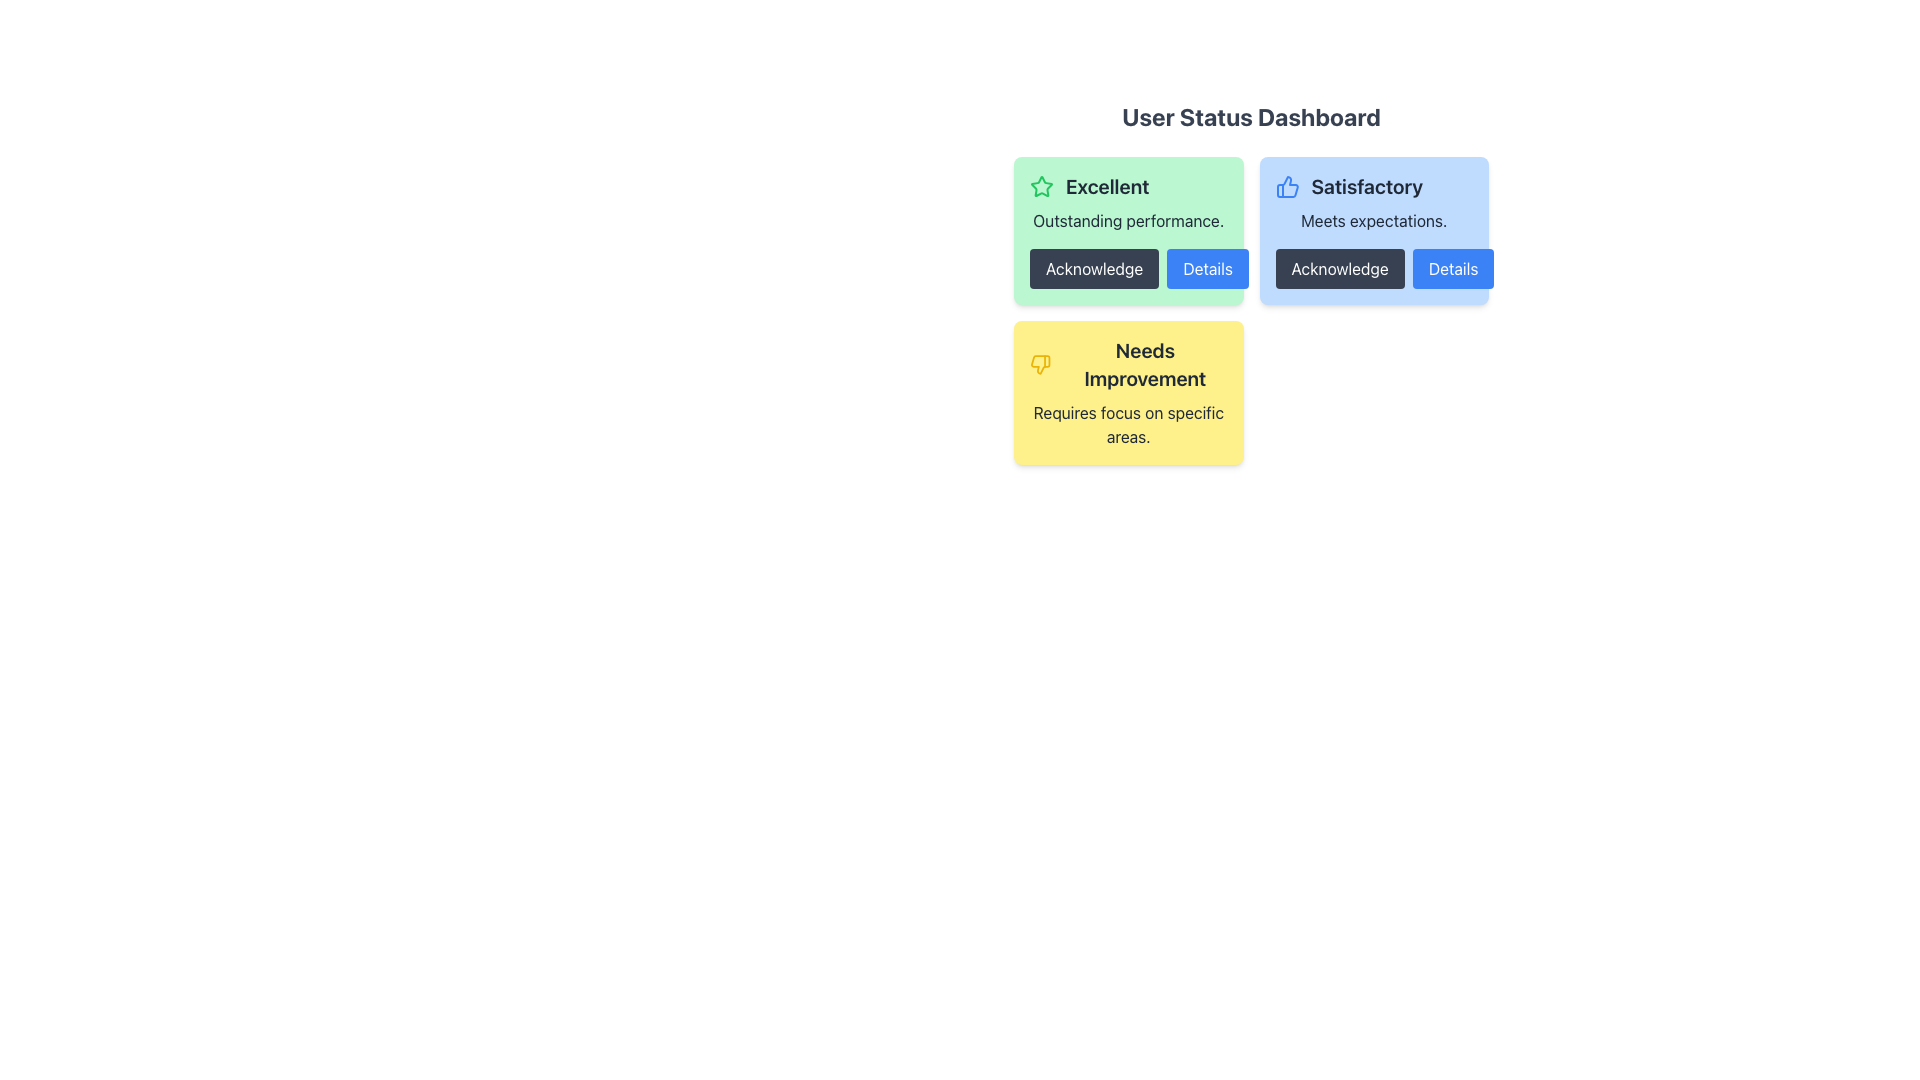  Describe the element at coordinates (1040, 365) in the screenshot. I see `the 'Needs Improvement' icon located at the top left of the yellow card` at that location.